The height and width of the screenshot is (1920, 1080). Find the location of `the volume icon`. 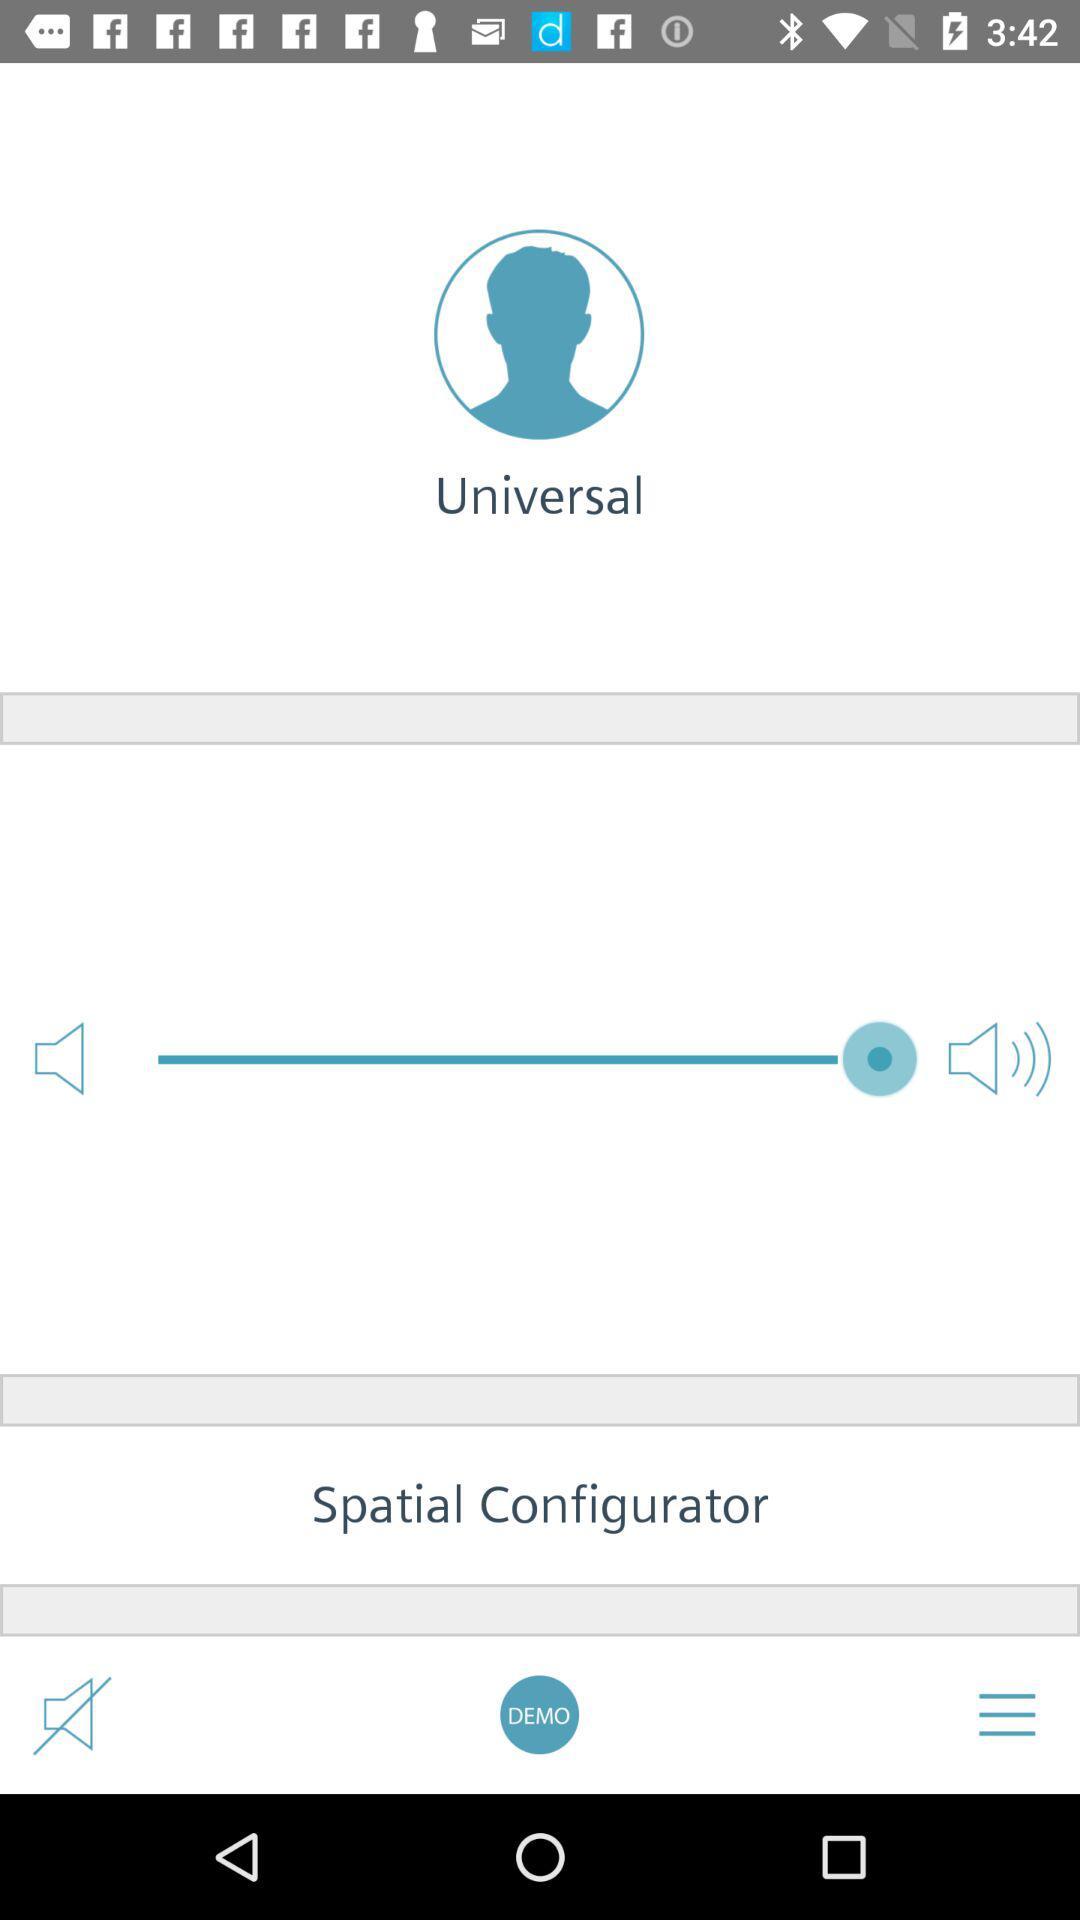

the volume icon is located at coordinates (999, 1058).